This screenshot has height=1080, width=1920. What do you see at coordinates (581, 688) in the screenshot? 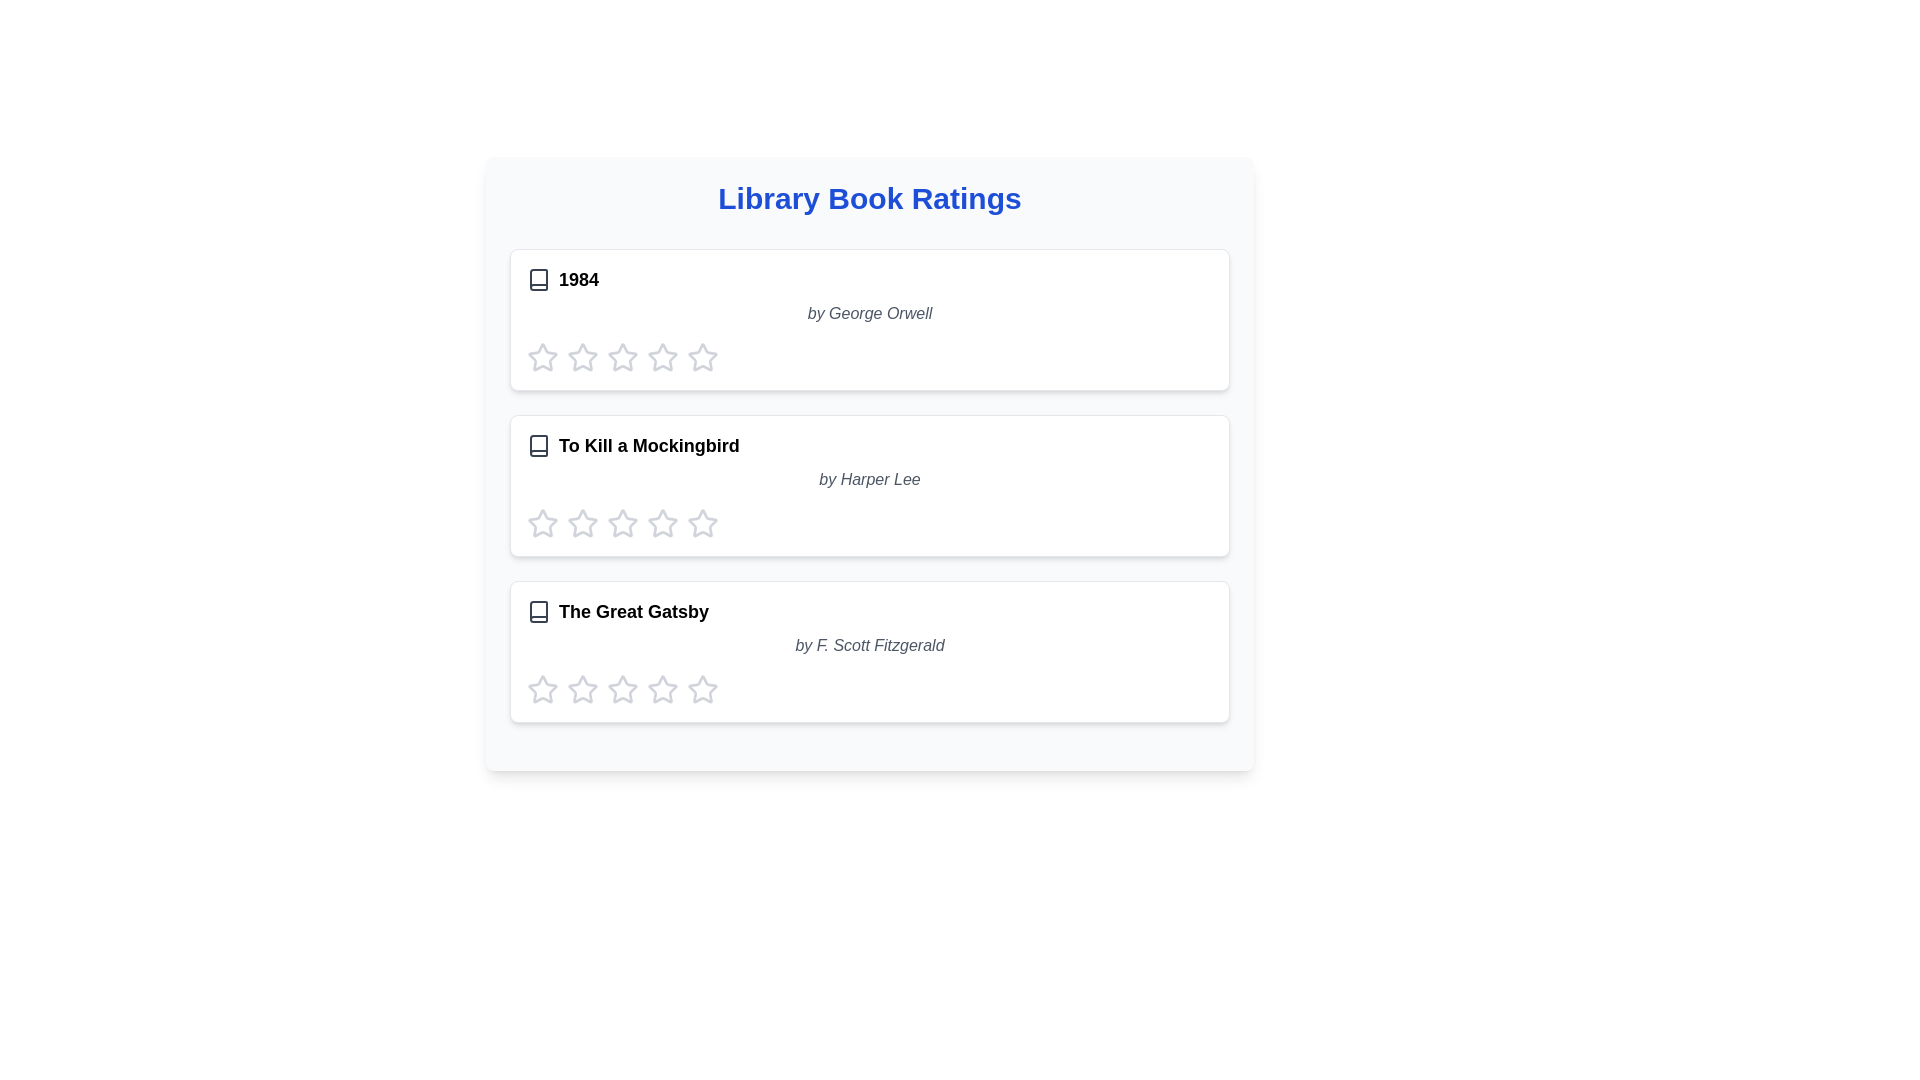
I see `the first star button in the rating system under the book titled 'The Great Gatsby' to rate it` at bounding box center [581, 688].